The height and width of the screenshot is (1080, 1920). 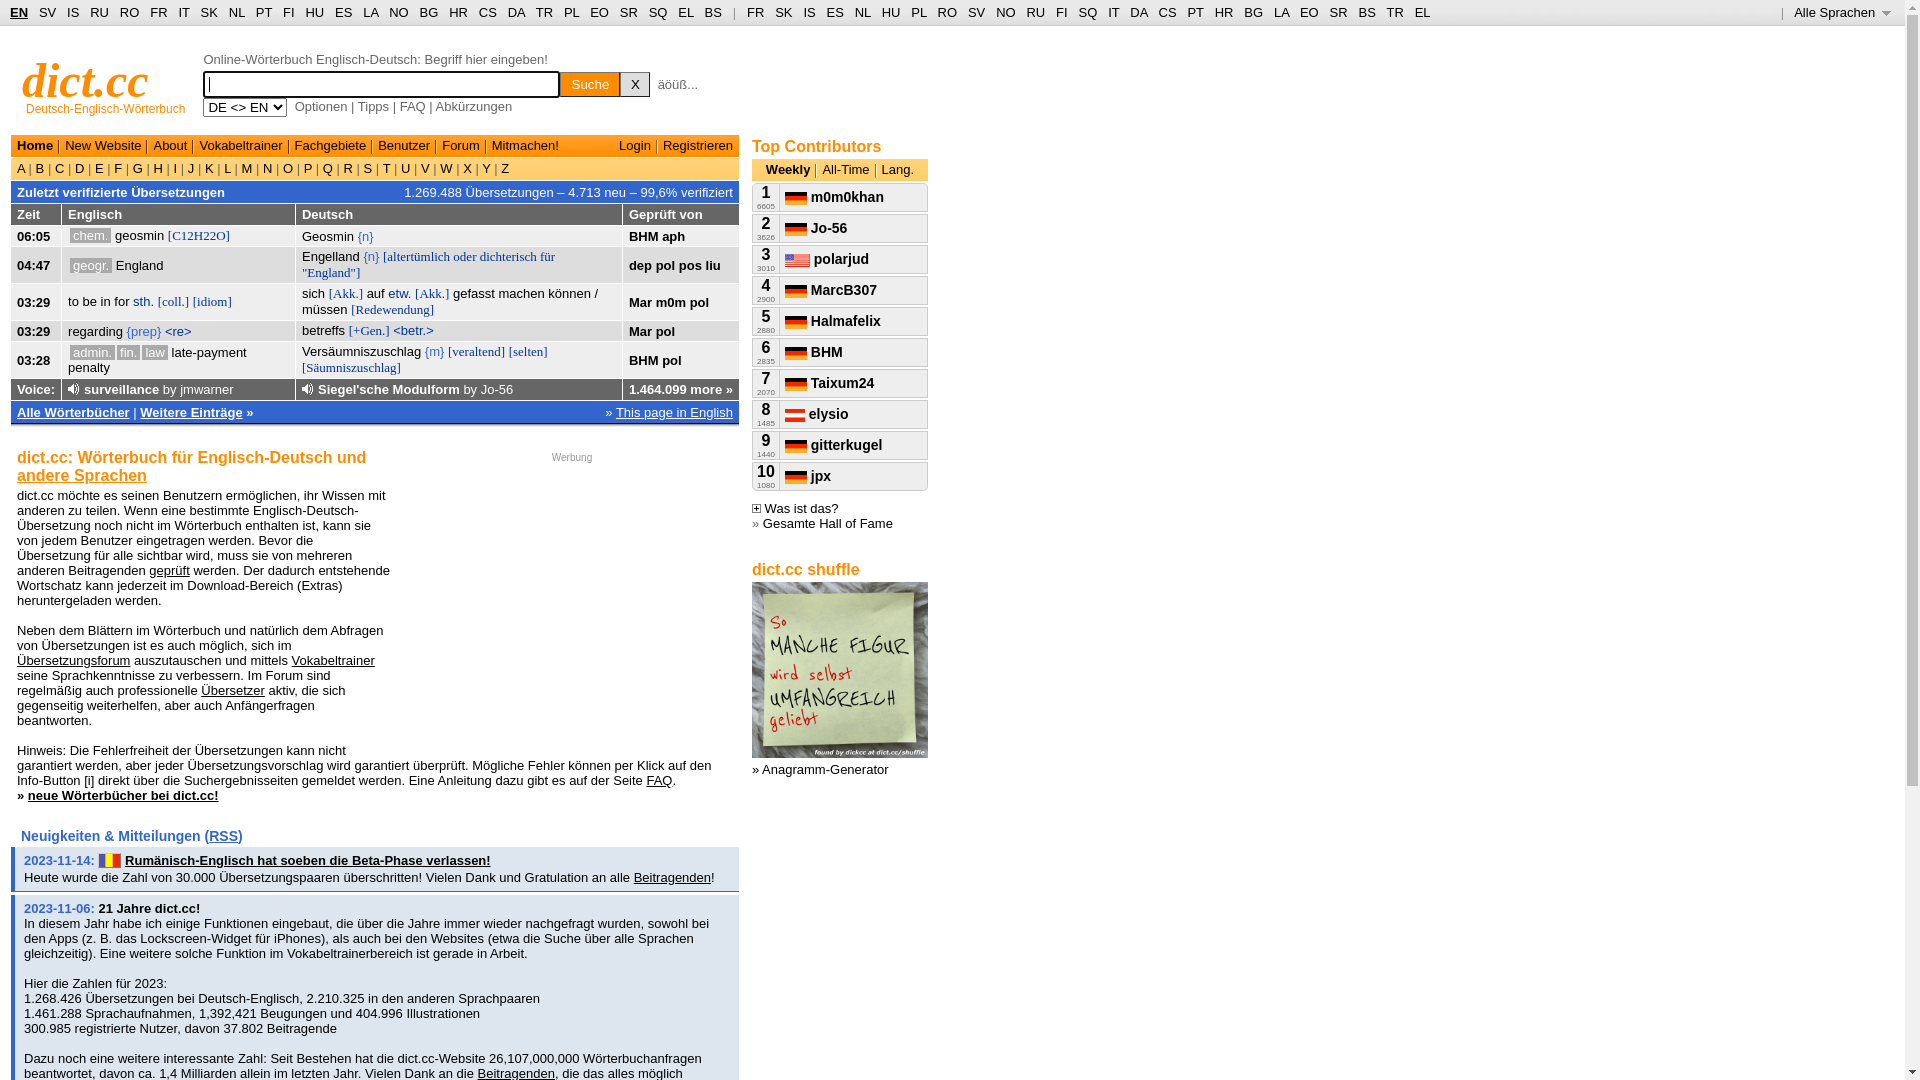 I want to click on 'liu', so click(x=713, y=264).